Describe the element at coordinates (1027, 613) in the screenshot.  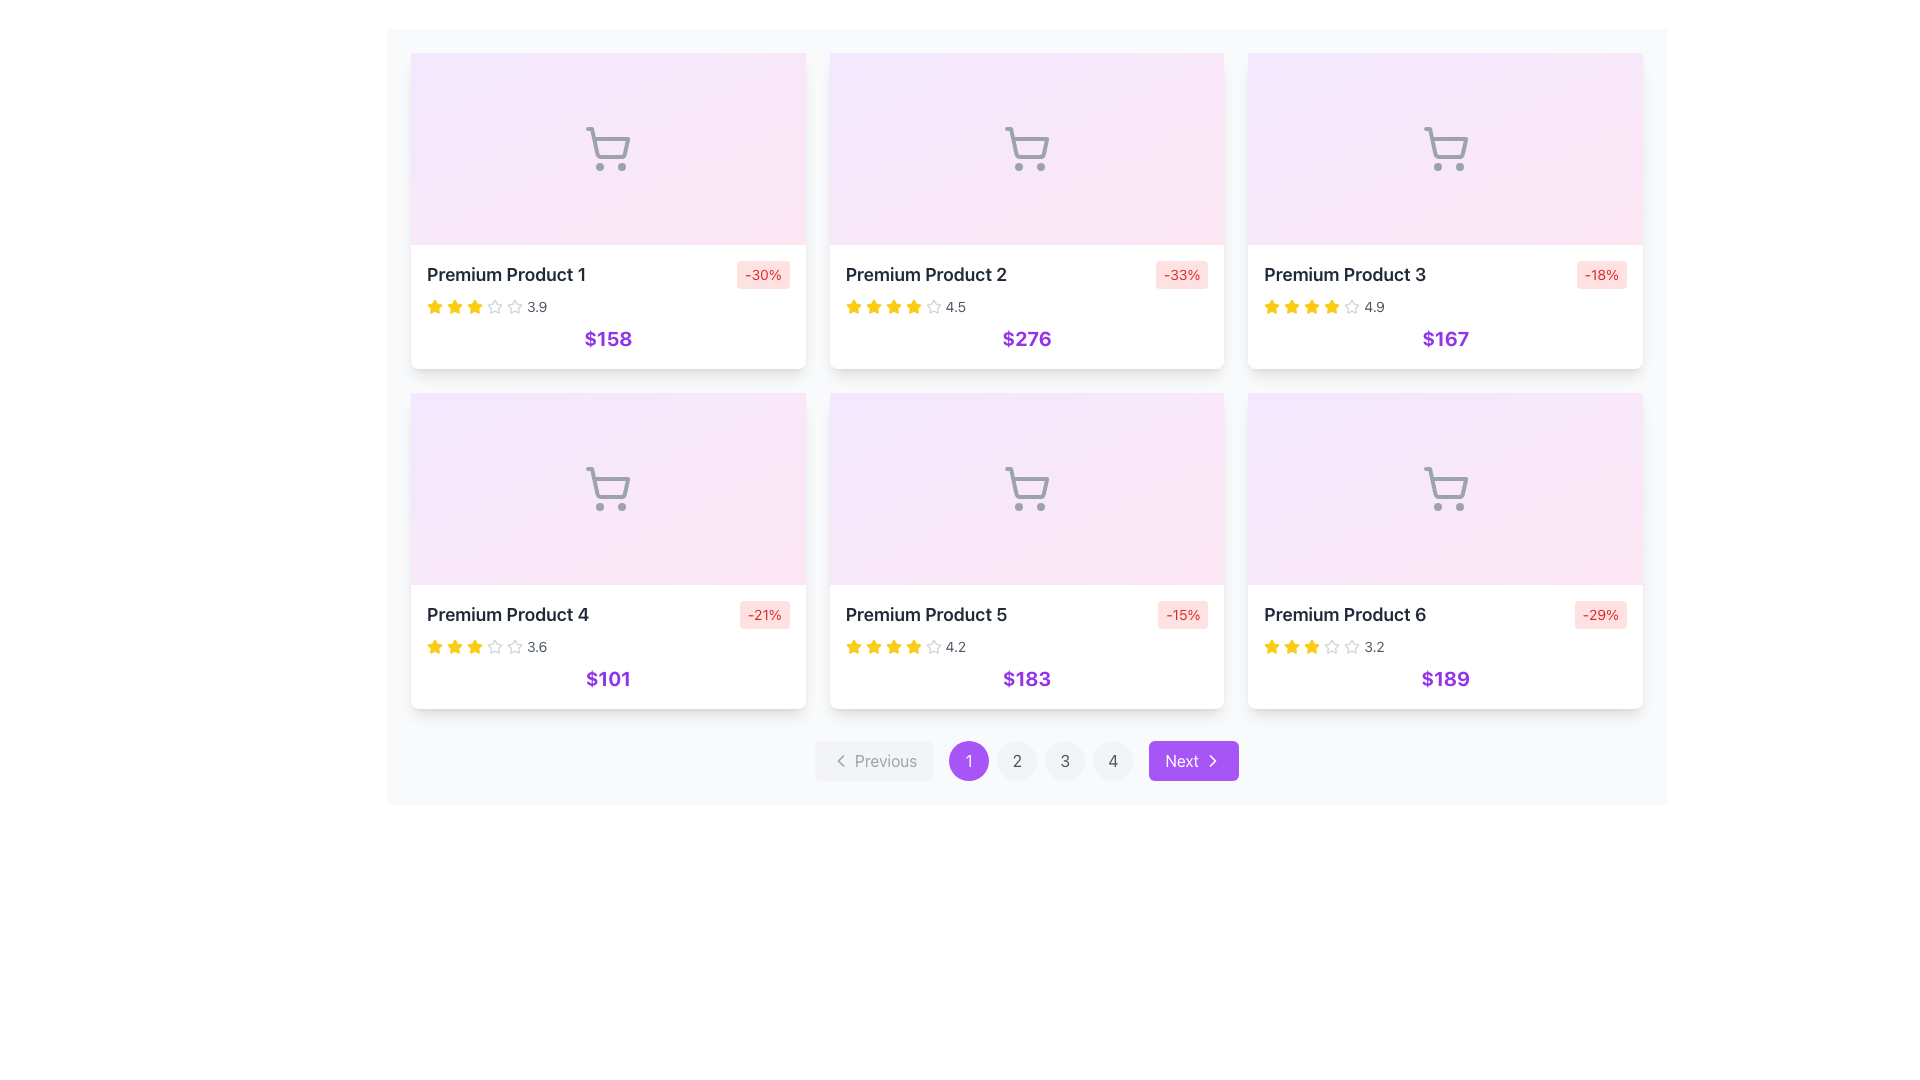
I see `the text label displaying 'Premium Product 5' with a discount tag '-15%' in a red background, located within the card panel of the first column of the second row in the grid layout` at that location.